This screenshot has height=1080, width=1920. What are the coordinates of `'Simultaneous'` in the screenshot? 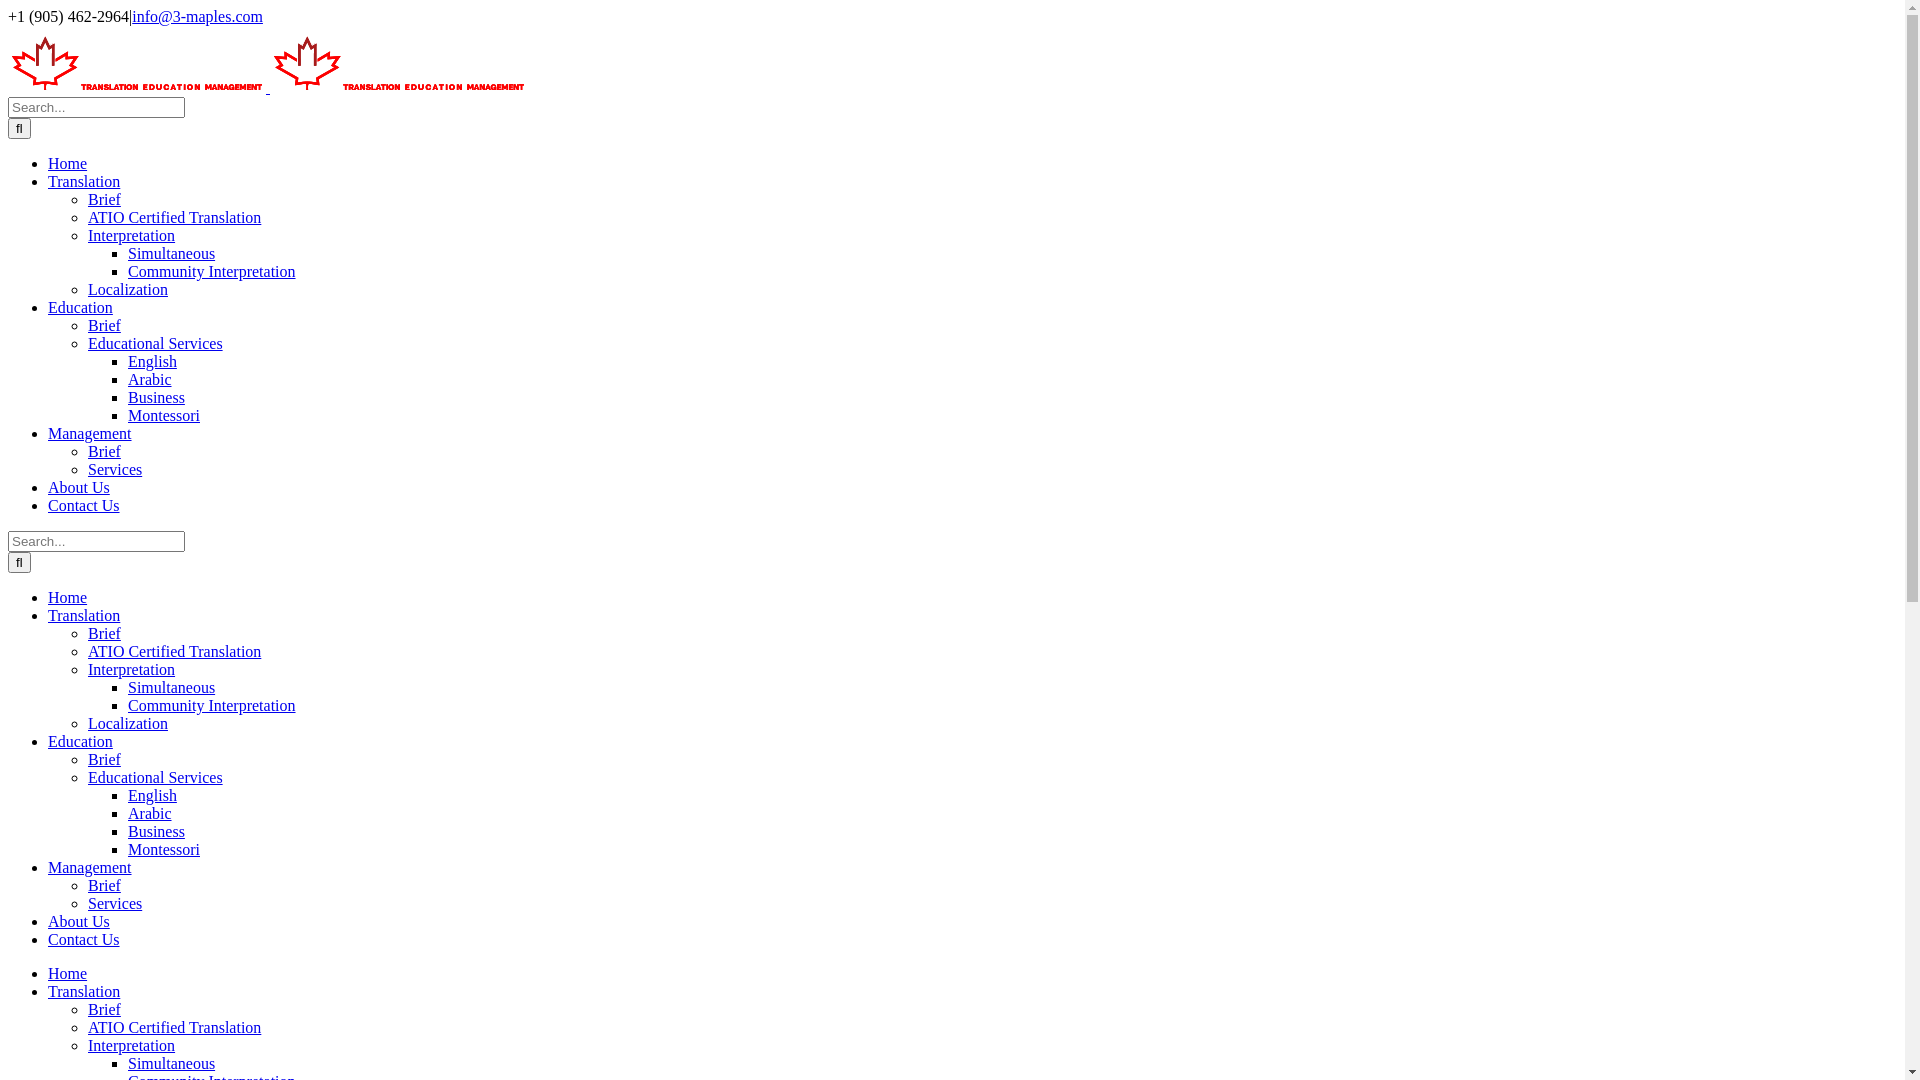 It's located at (171, 686).